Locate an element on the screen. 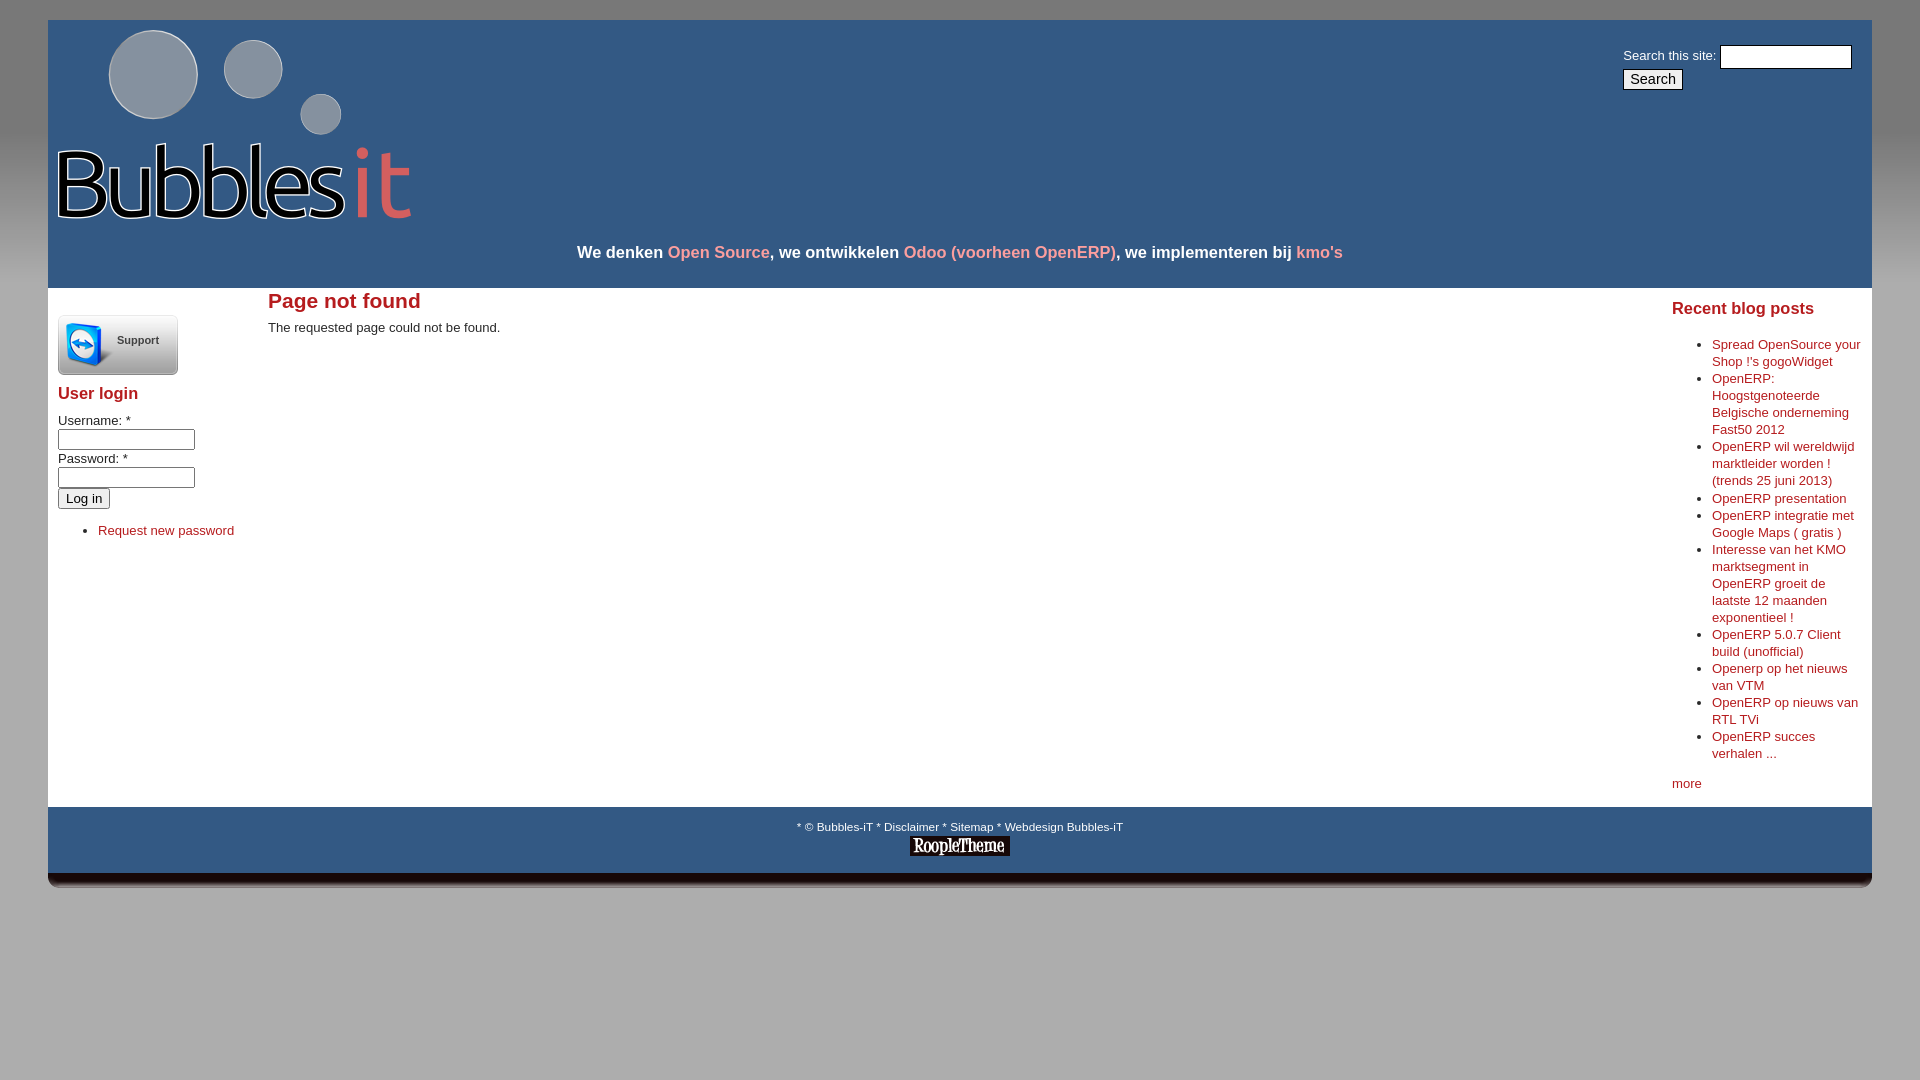  'OpenERP op nieuws van RTL TVi' is located at coordinates (1711, 709).